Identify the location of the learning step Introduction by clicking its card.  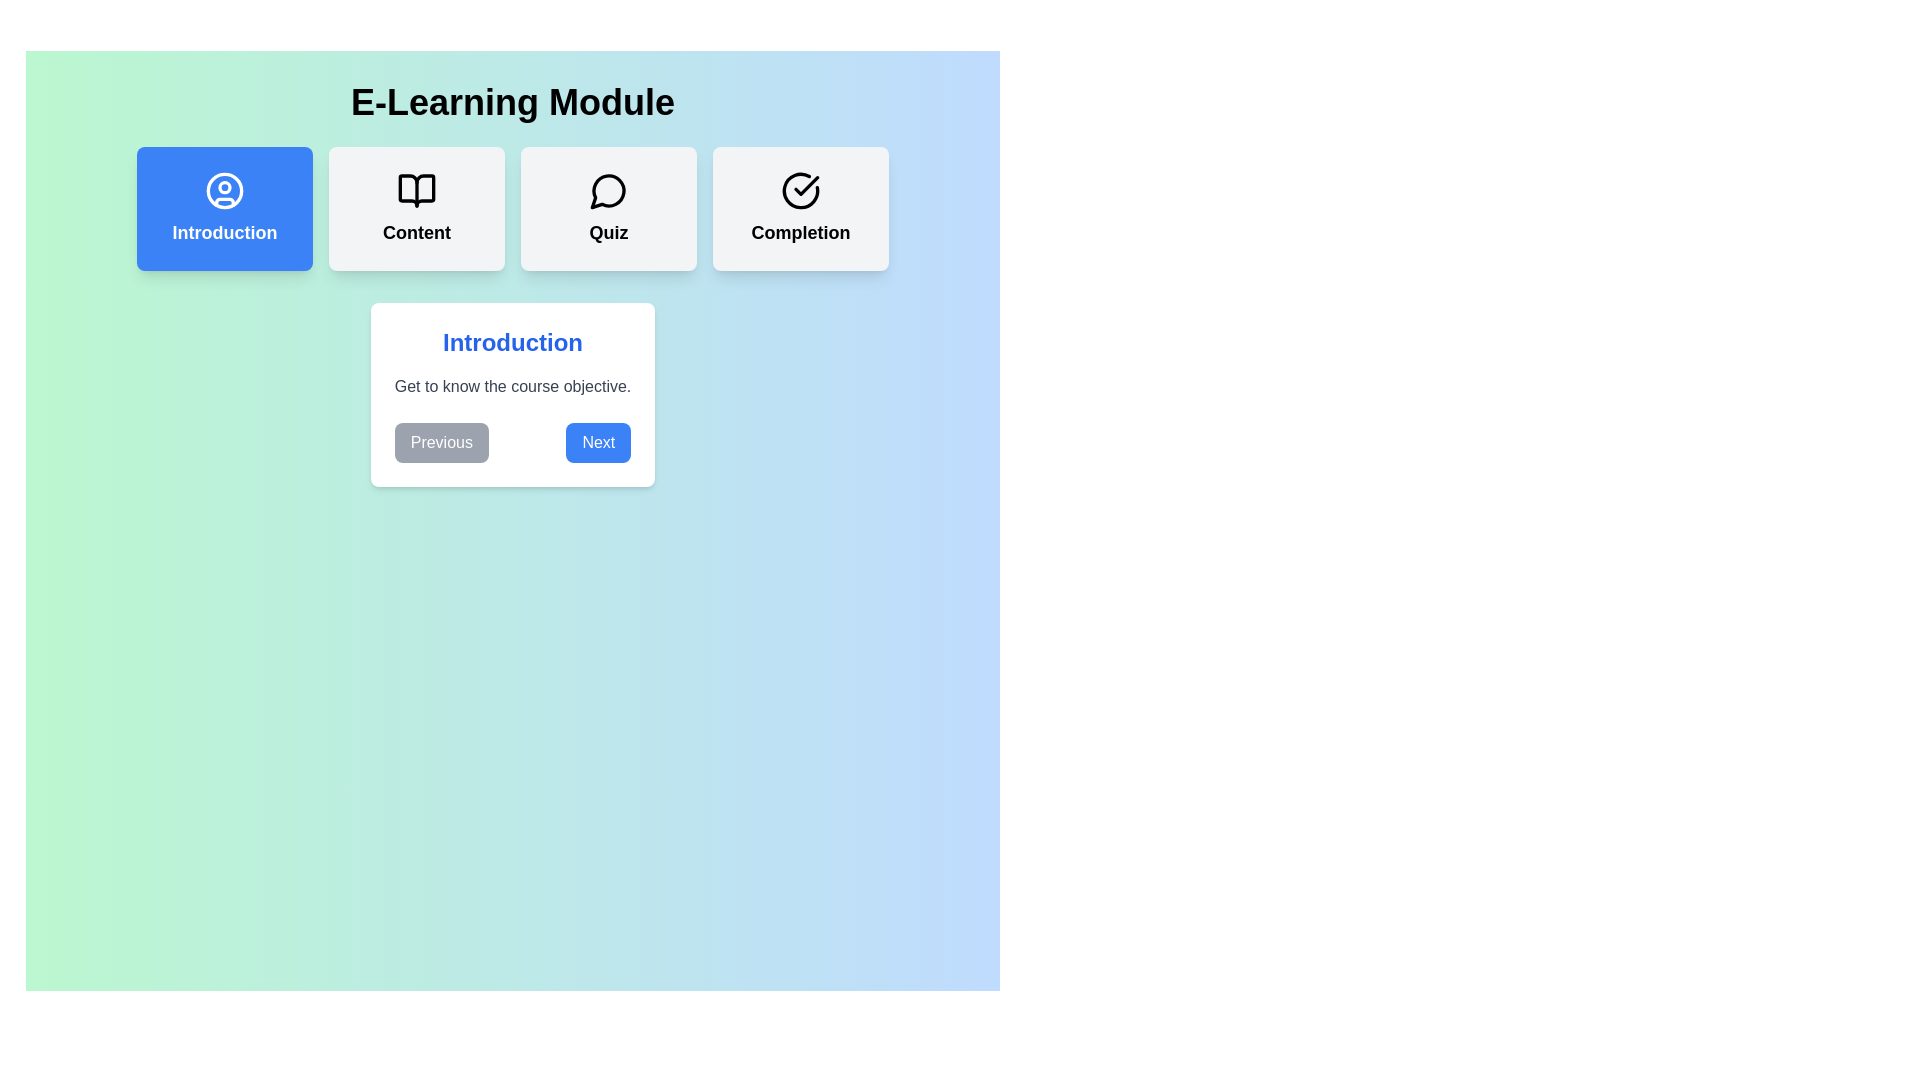
(225, 208).